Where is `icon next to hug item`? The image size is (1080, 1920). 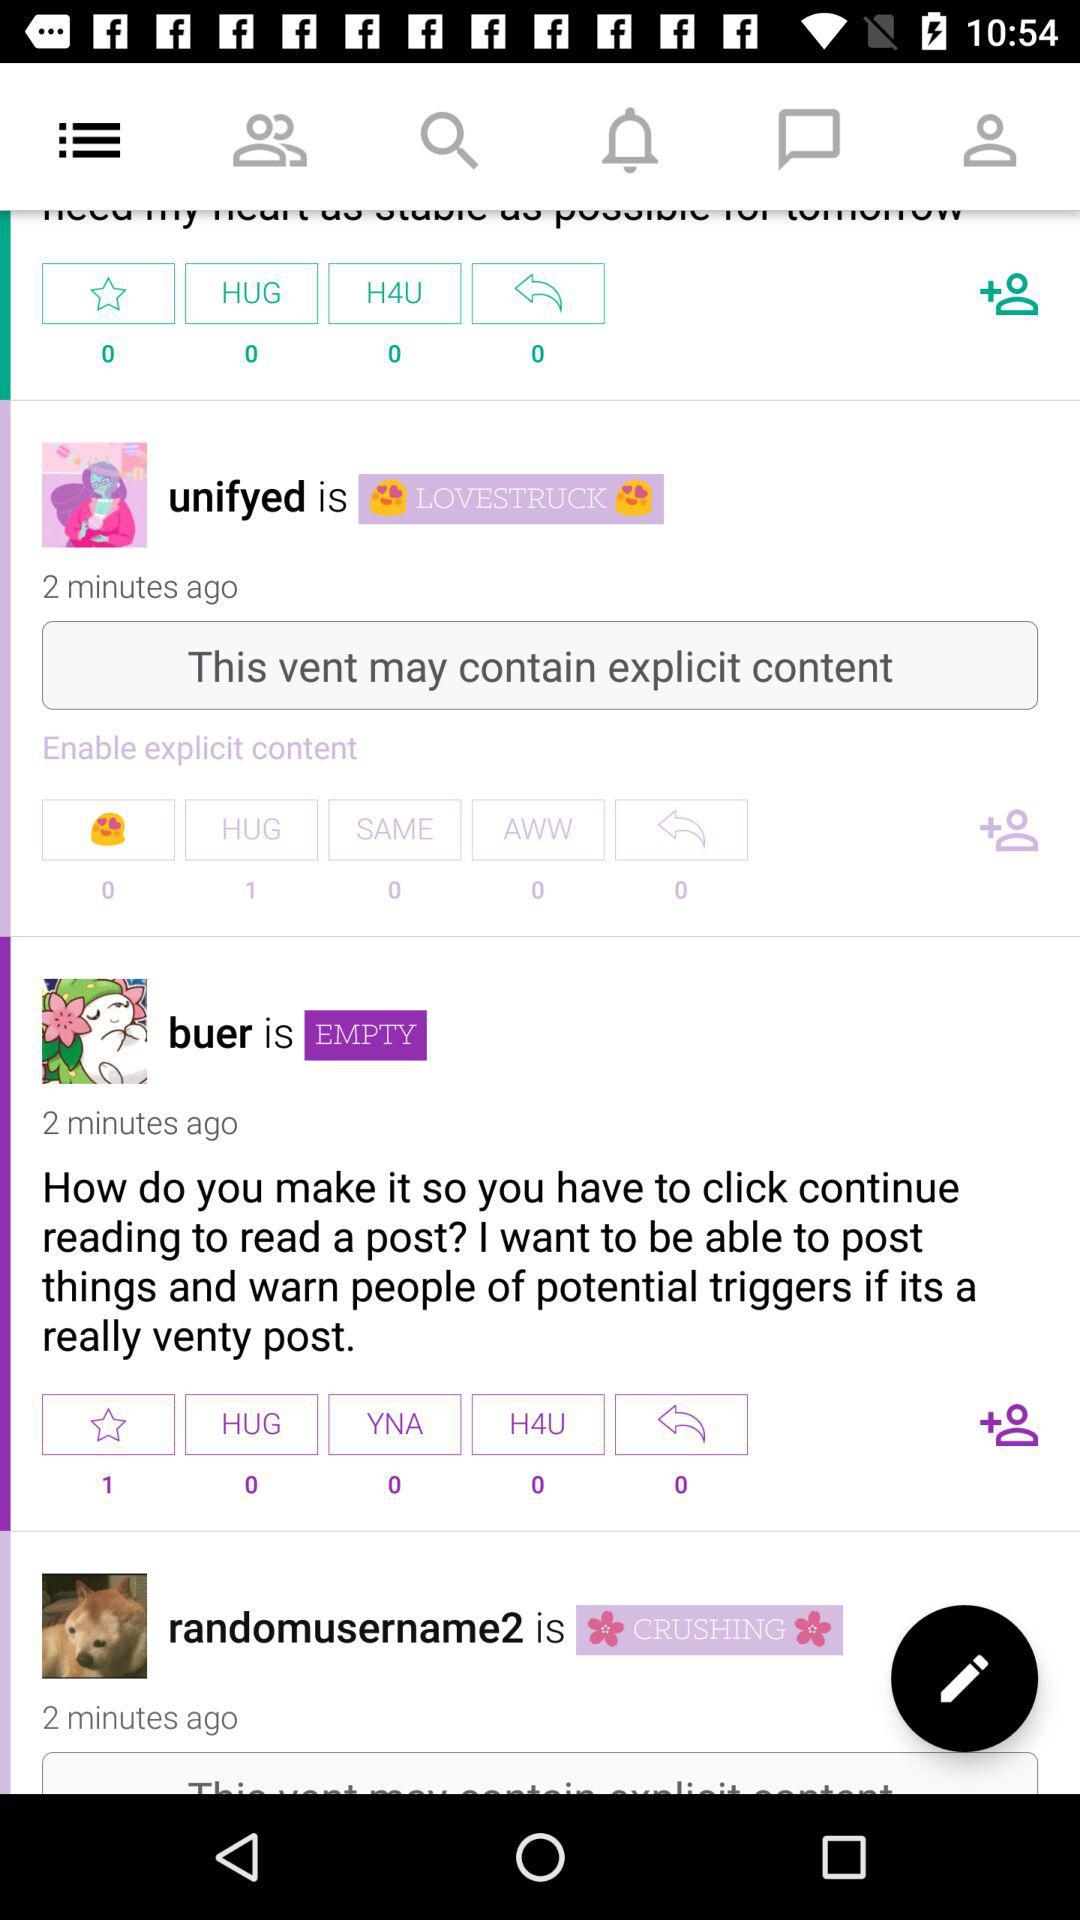
icon next to hug item is located at coordinates (394, 829).